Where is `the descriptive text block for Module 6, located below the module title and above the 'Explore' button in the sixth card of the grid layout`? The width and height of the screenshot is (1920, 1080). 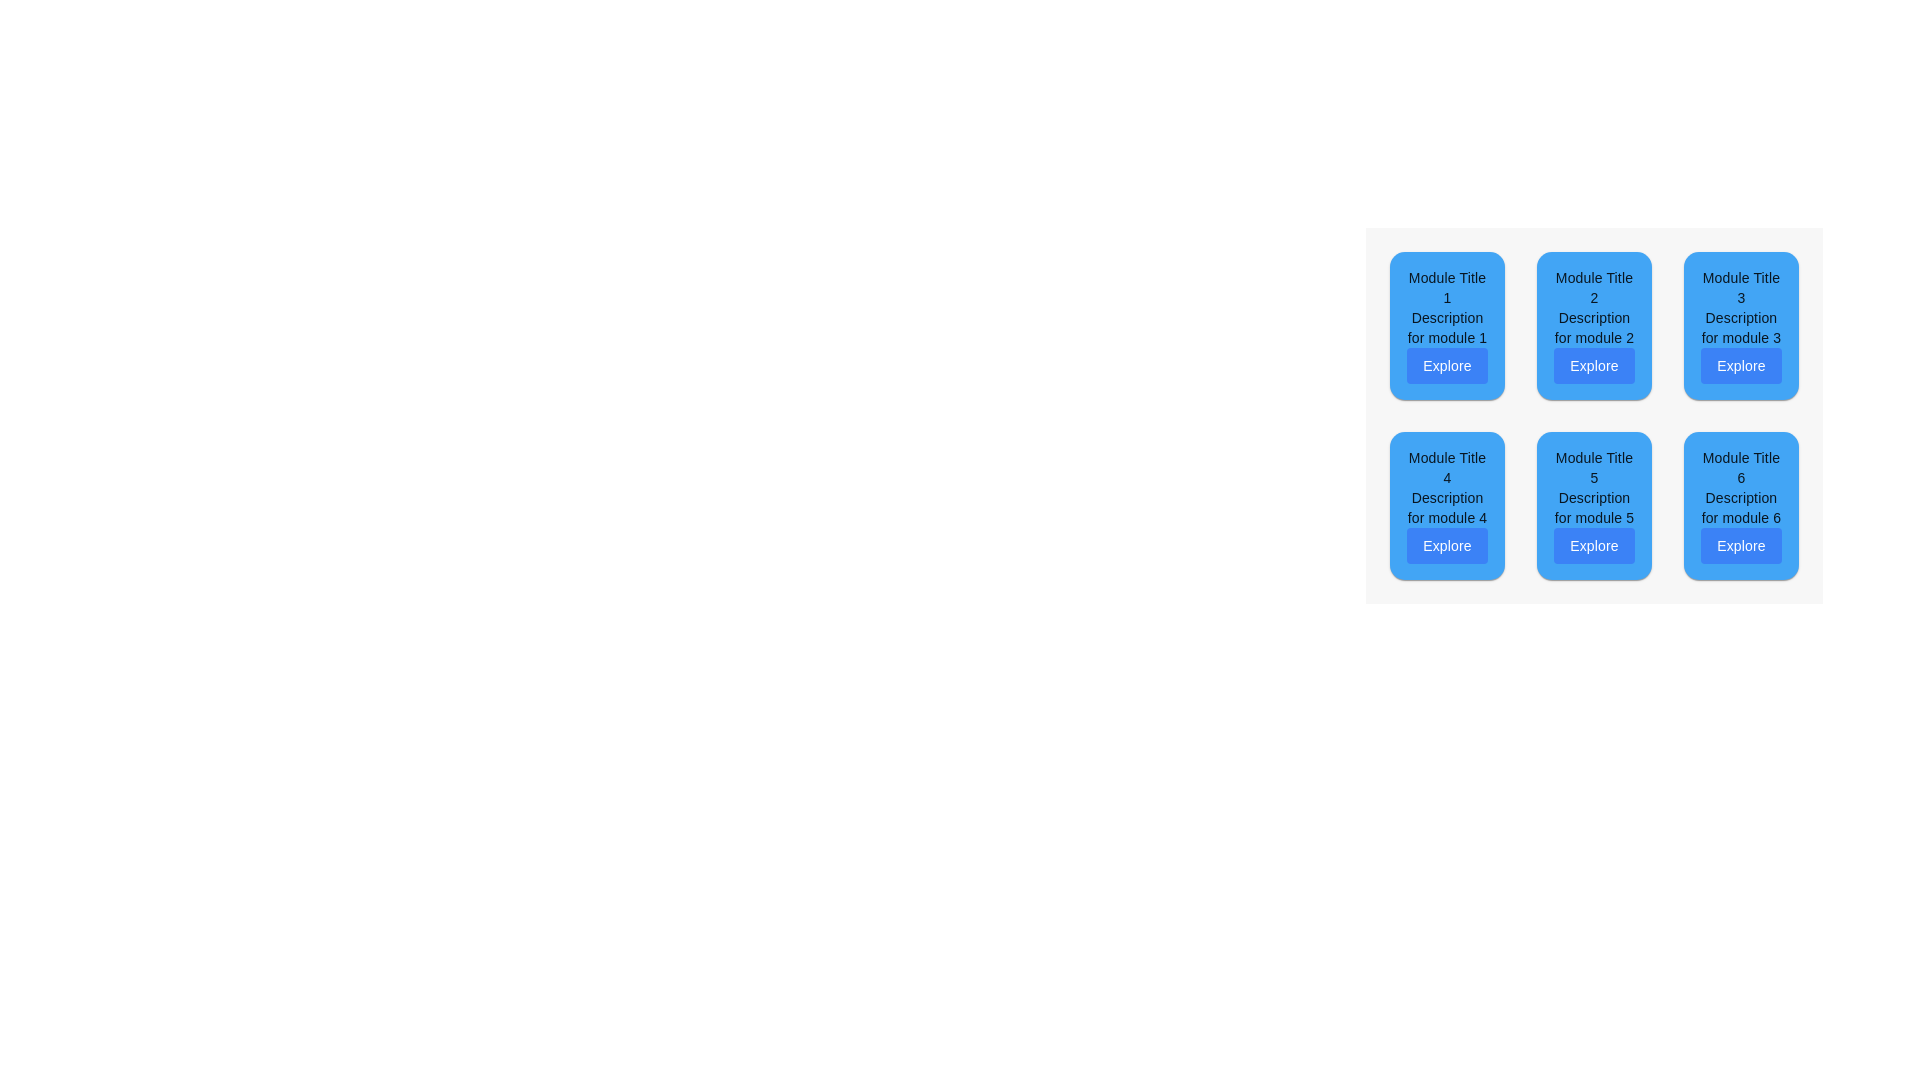 the descriptive text block for Module 6, located below the module title and above the 'Explore' button in the sixth card of the grid layout is located at coordinates (1740, 507).